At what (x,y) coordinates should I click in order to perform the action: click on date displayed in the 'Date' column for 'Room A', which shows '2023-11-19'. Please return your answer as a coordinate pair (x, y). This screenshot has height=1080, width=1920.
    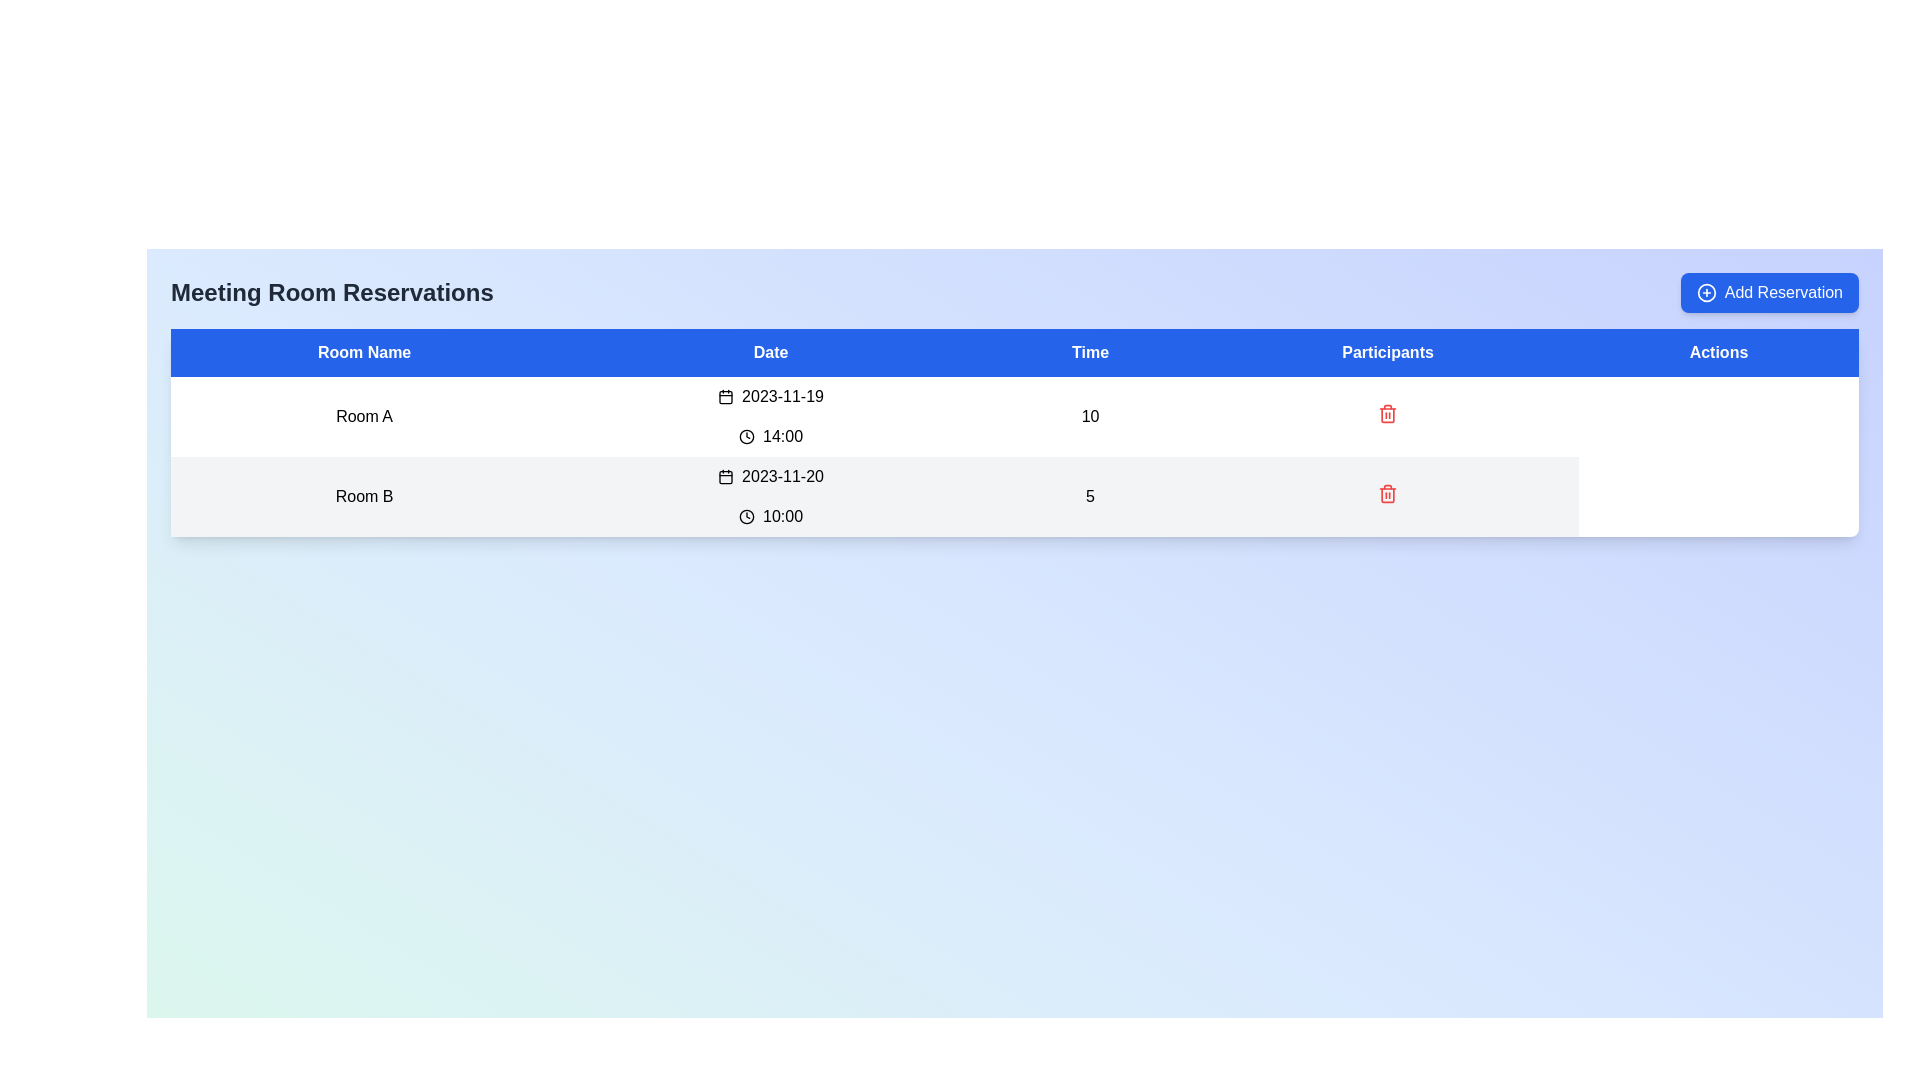
    Looking at the image, I should click on (770, 397).